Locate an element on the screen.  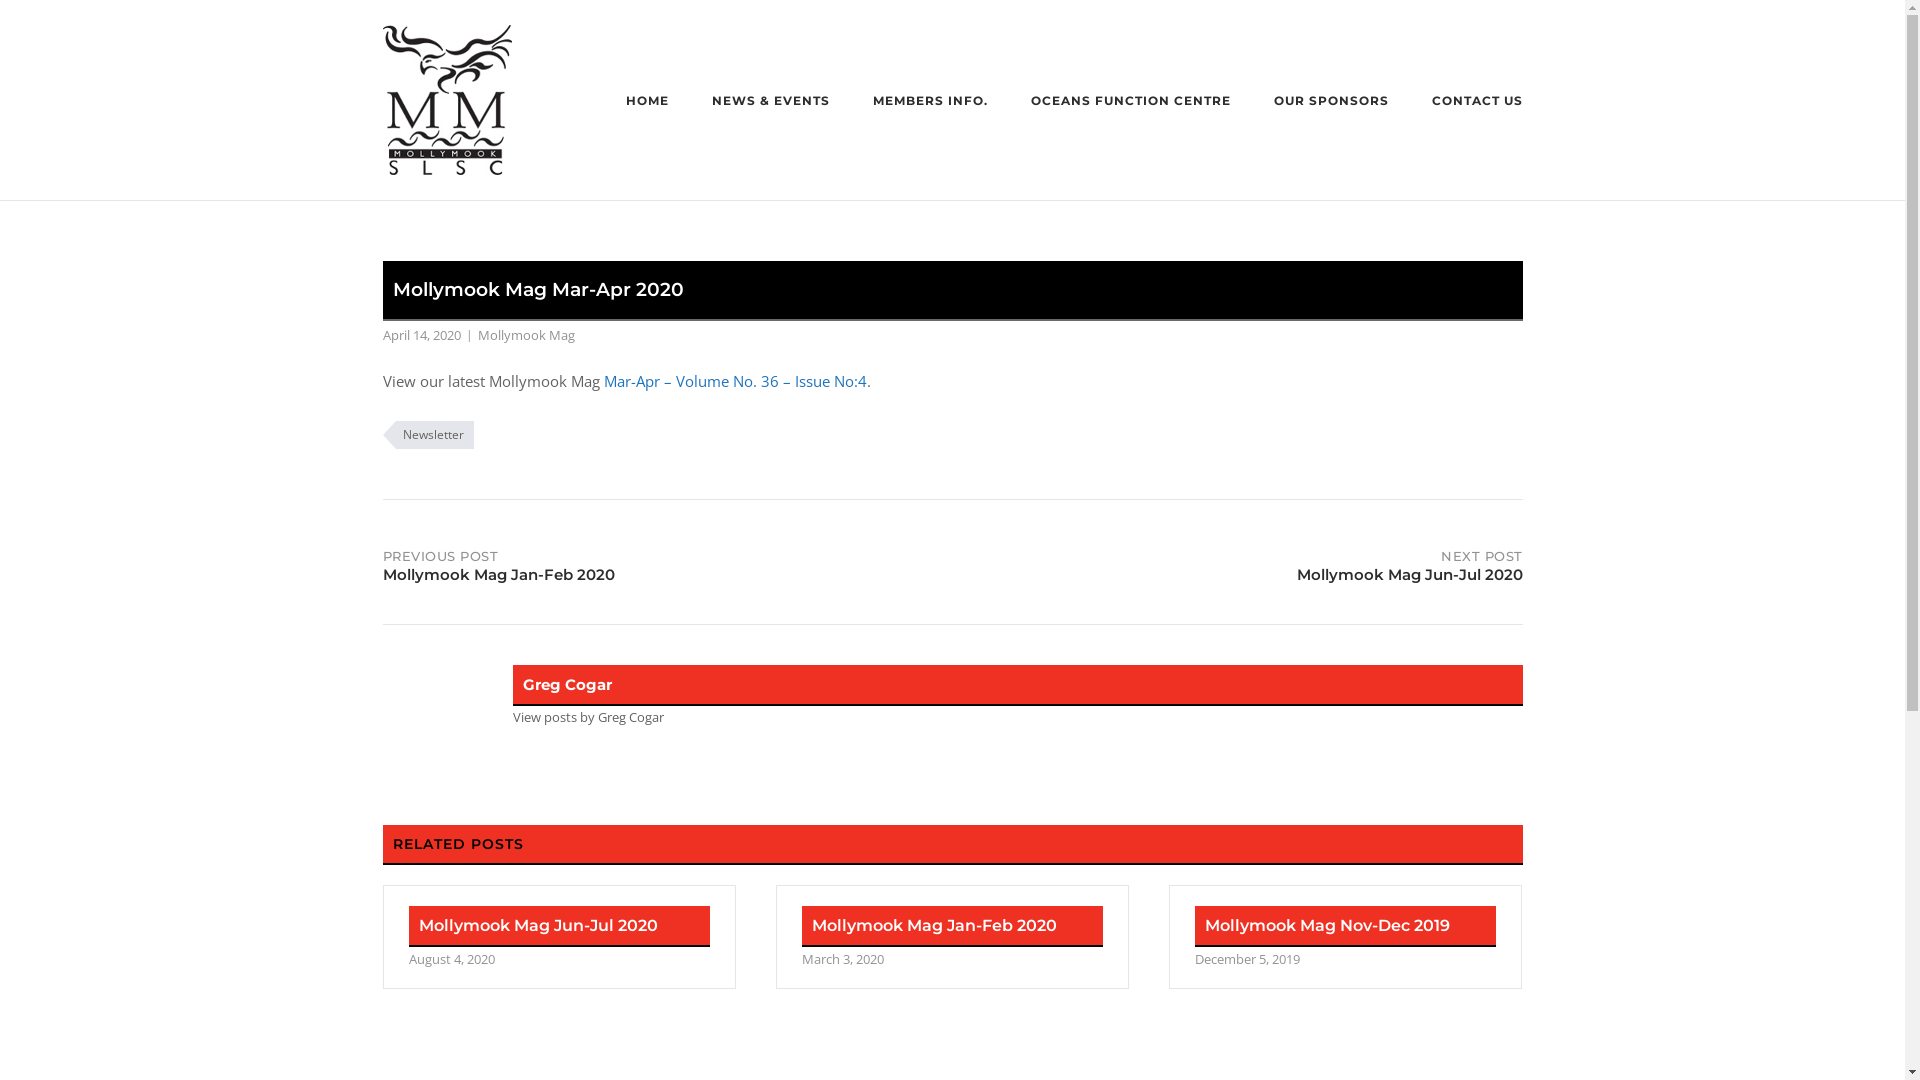
'OCEANS FUNCTION CENTRE' is located at coordinates (1129, 103).